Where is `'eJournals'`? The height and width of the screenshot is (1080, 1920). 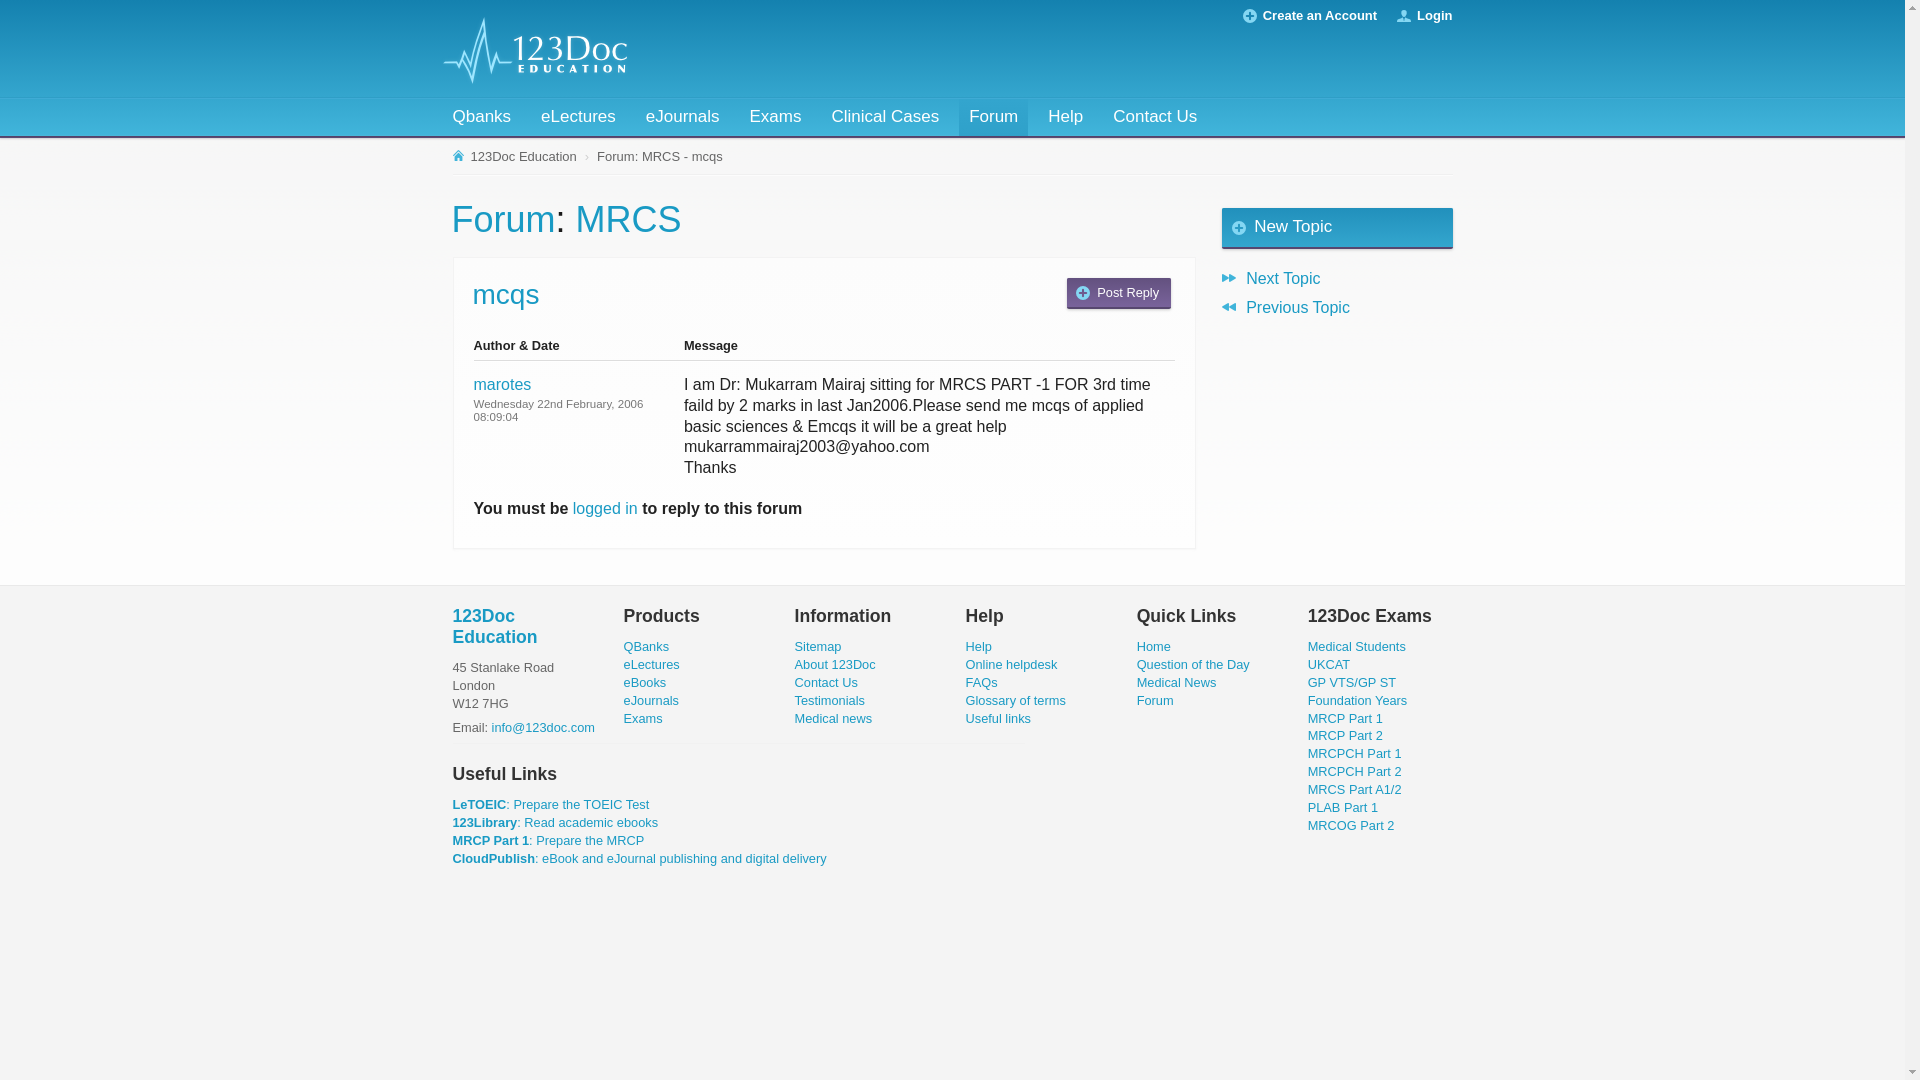
'eJournals' is located at coordinates (634, 117).